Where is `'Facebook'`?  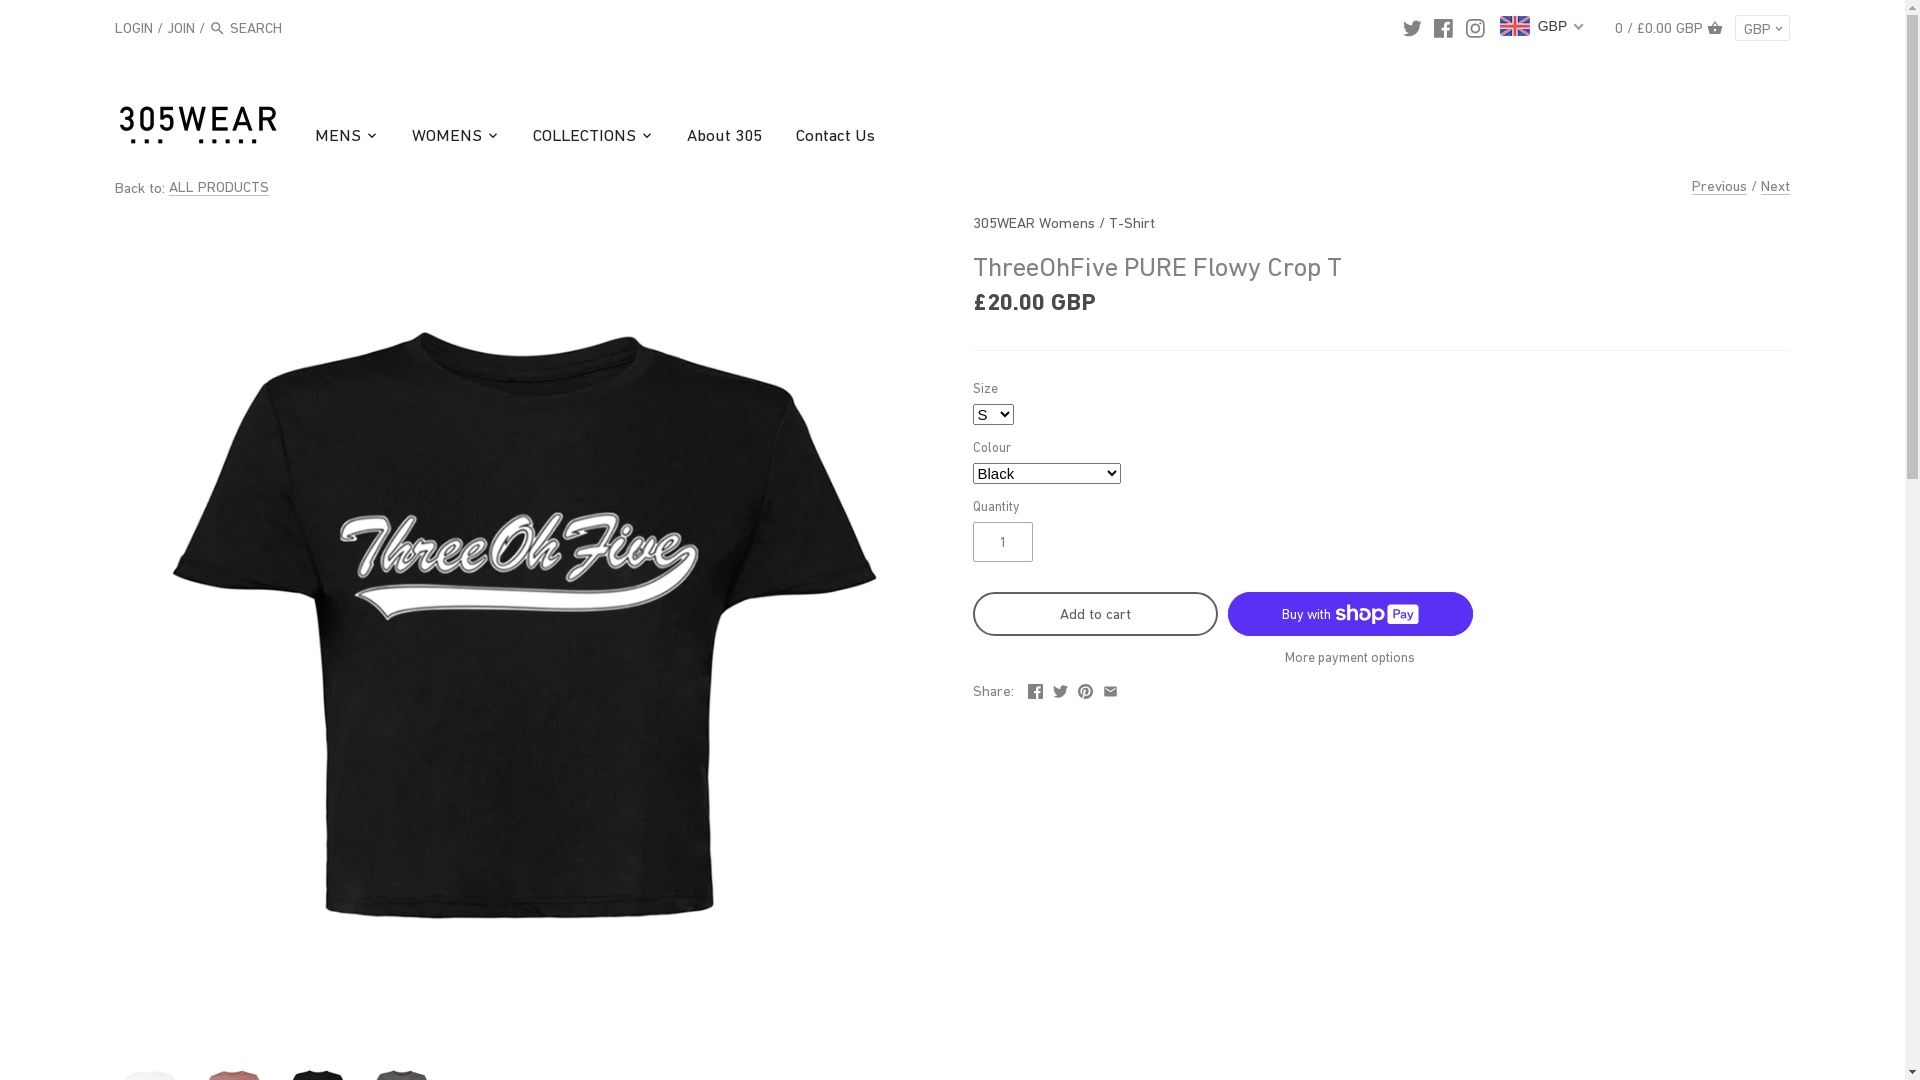
'Facebook' is located at coordinates (1035, 687).